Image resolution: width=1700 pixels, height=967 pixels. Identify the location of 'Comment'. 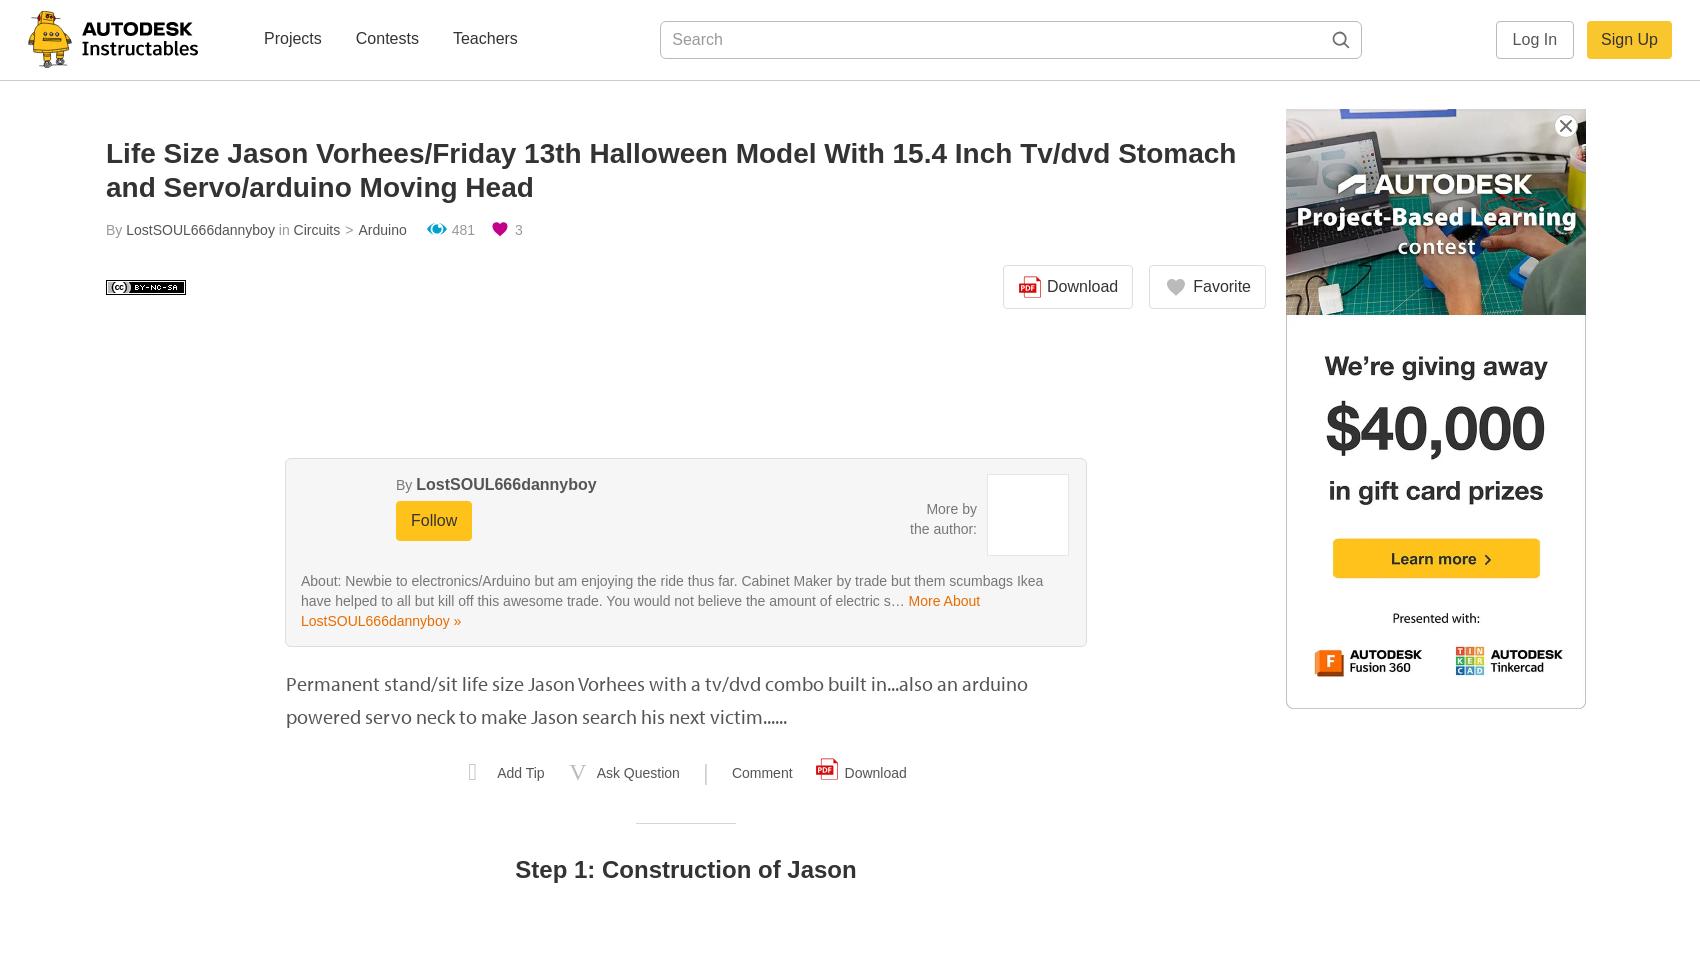
(760, 773).